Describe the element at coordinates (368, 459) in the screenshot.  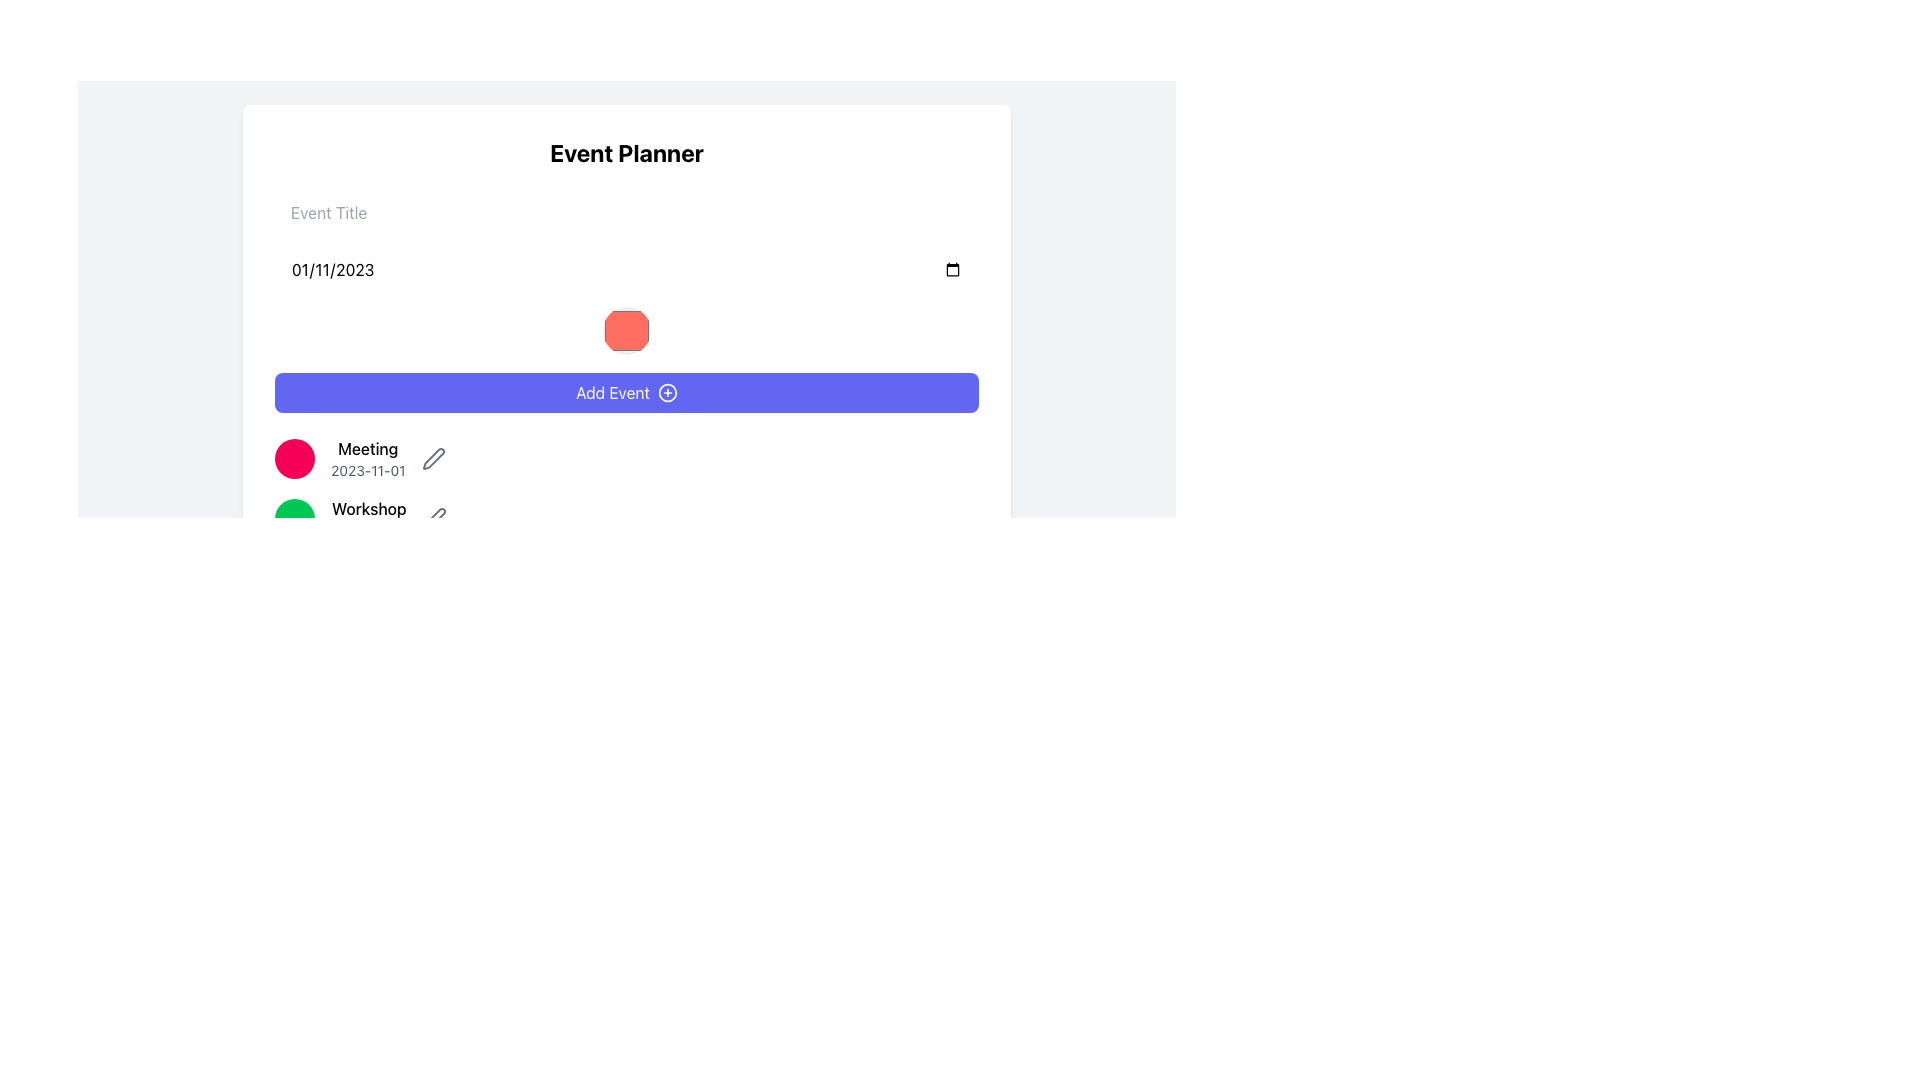
I see `the static label displaying the 'Meeting' scheduled for '2023-11-01', located between a circular pink icon and an edit icon in the event planner interface` at that location.